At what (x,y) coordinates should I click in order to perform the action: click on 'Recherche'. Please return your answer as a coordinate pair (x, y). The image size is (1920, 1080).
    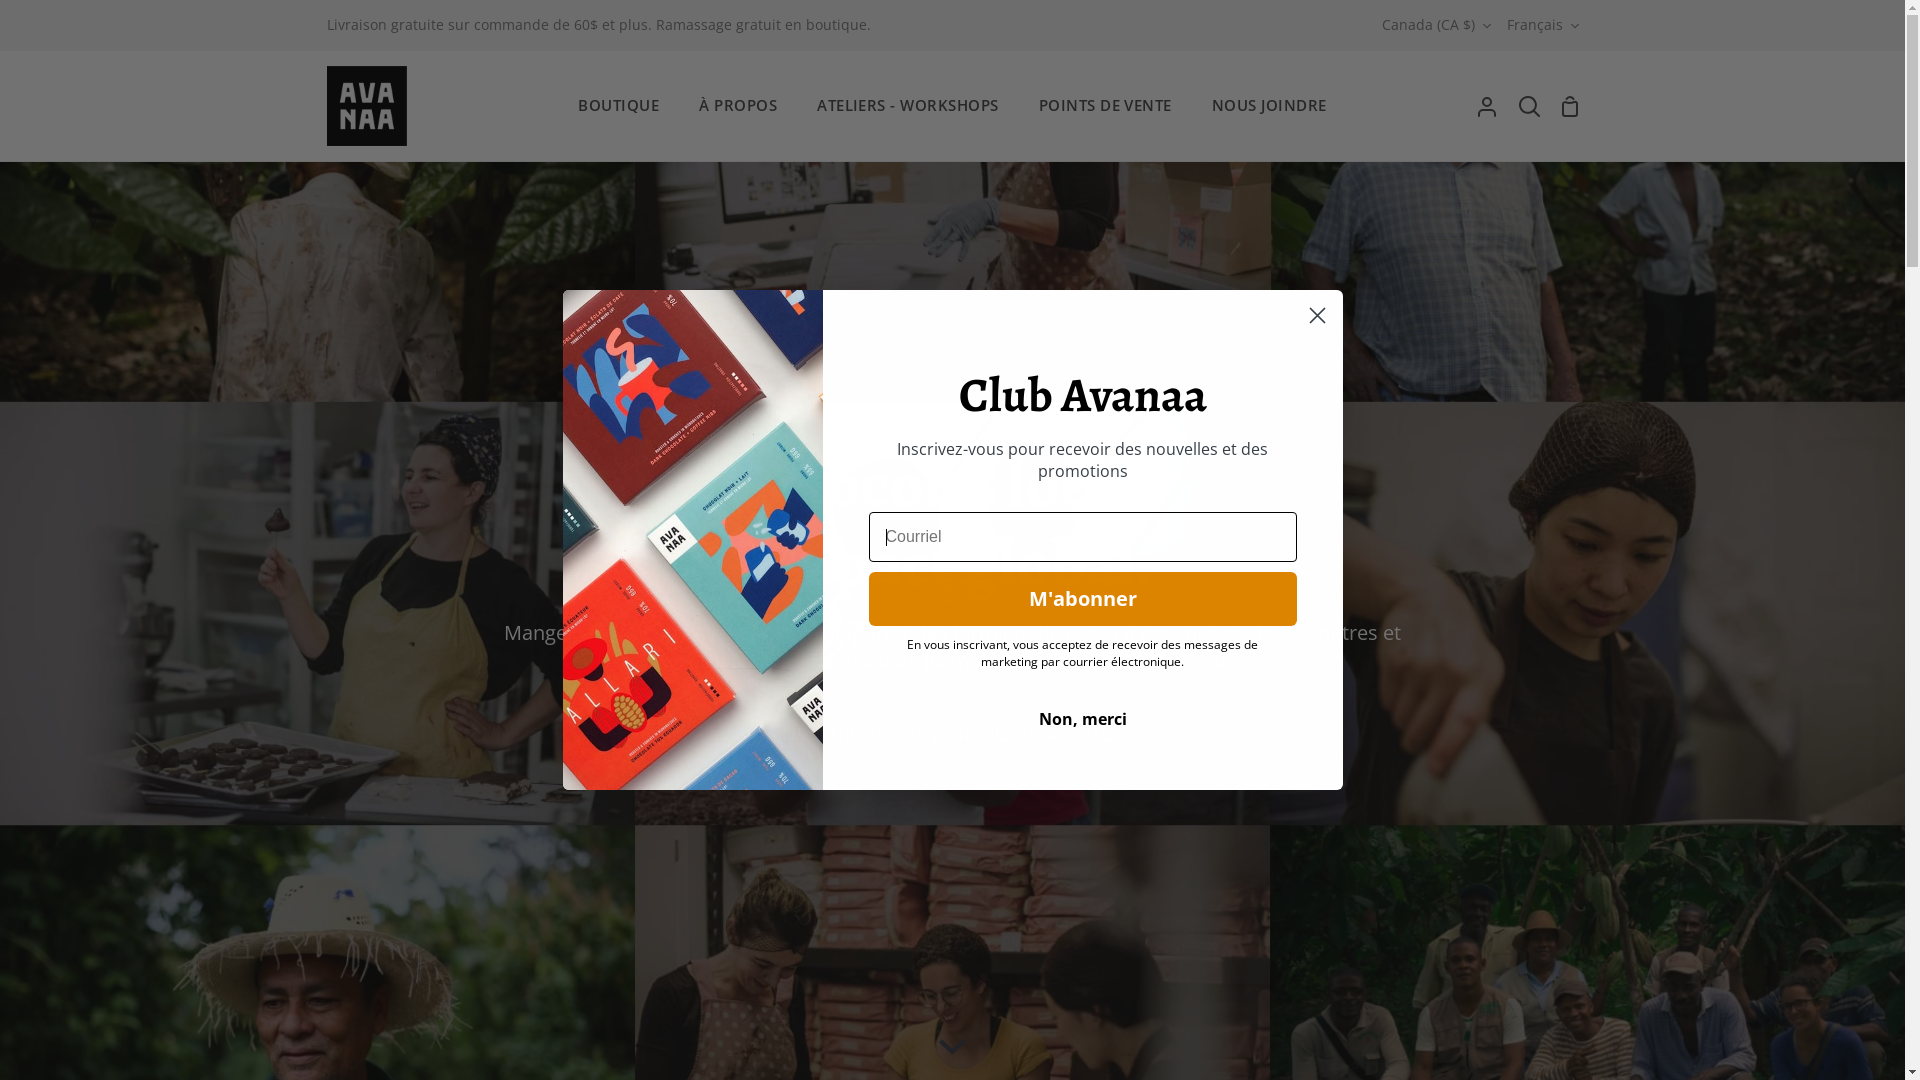
    Looking at the image, I should click on (1528, 105).